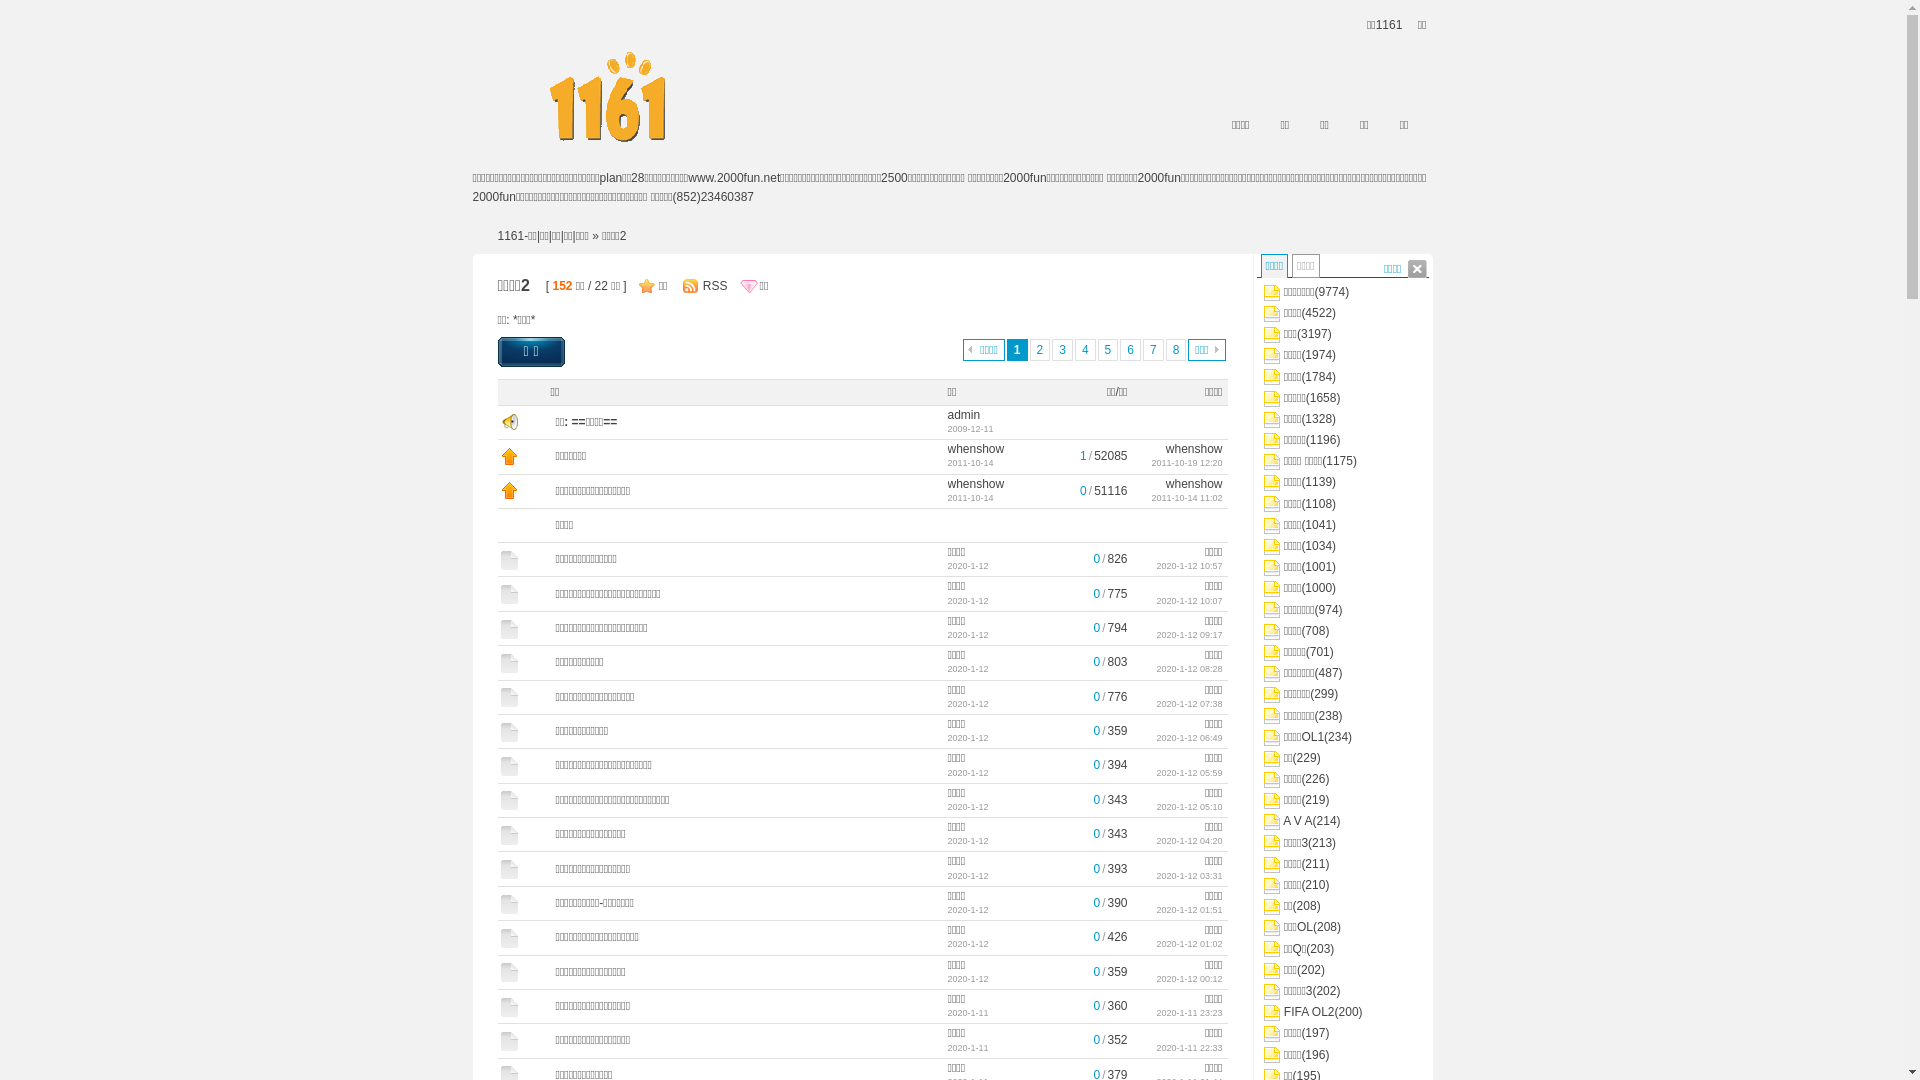  What do you see at coordinates (1189, 566) in the screenshot?
I see `'2020-1-12 10:57'` at bounding box center [1189, 566].